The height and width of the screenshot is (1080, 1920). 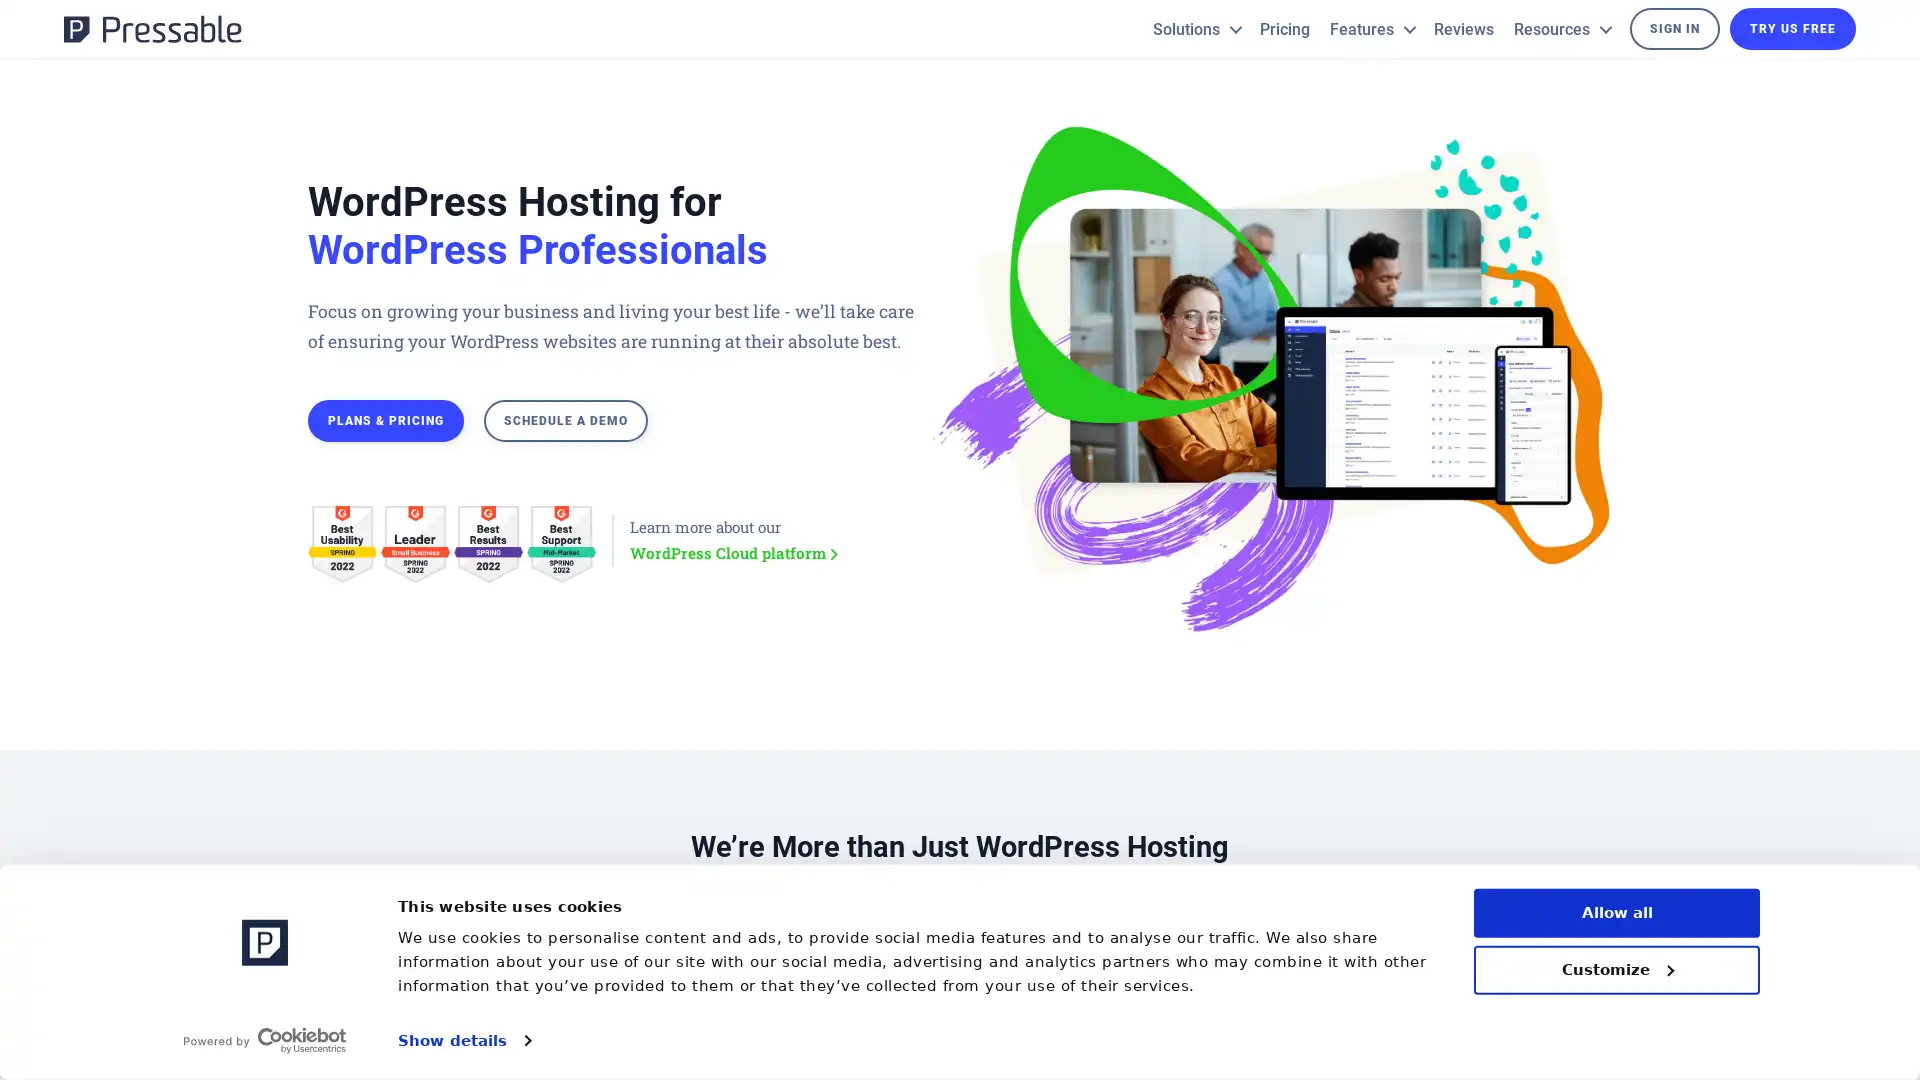 What do you see at coordinates (1617, 968) in the screenshot?
I see `Customize` at bounding box center [1617, 968].